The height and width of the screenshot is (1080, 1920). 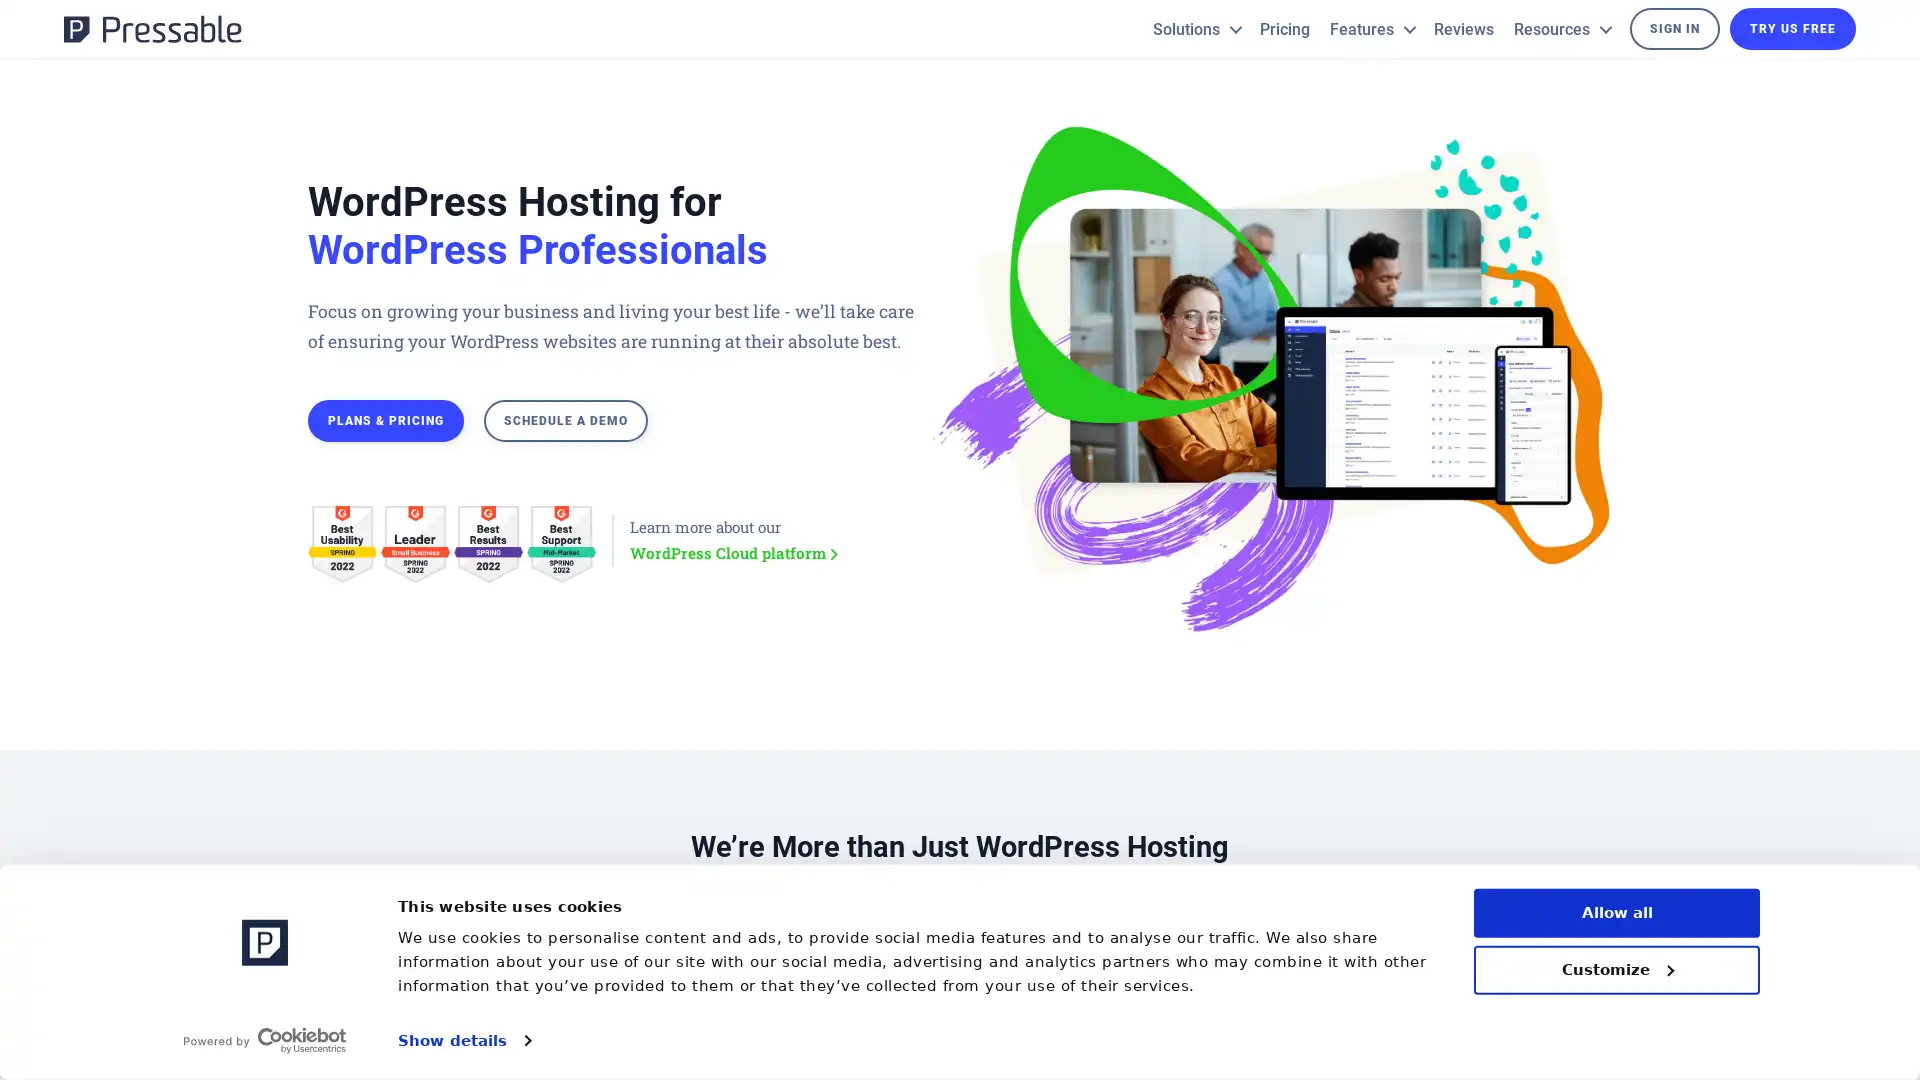 What do you see at coordinates (1617, 968) in the screenshot?
I see `Customize` at bounding box center [1617, 968].